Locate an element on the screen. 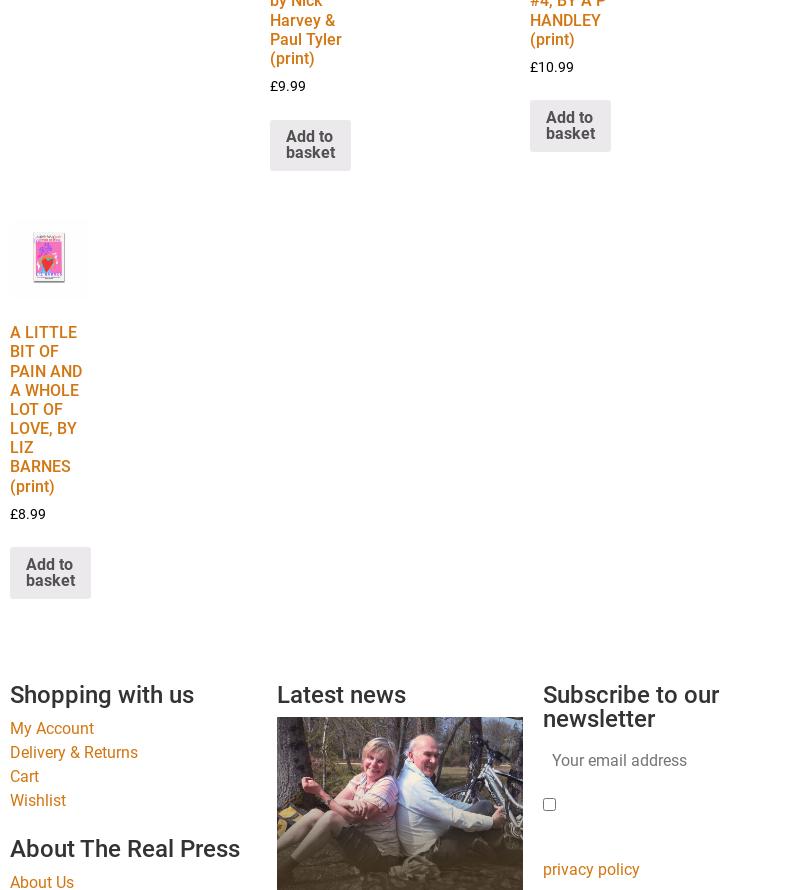 The image size is (800, 890). 'Shopping with us' is located at coordinates (101, 693).